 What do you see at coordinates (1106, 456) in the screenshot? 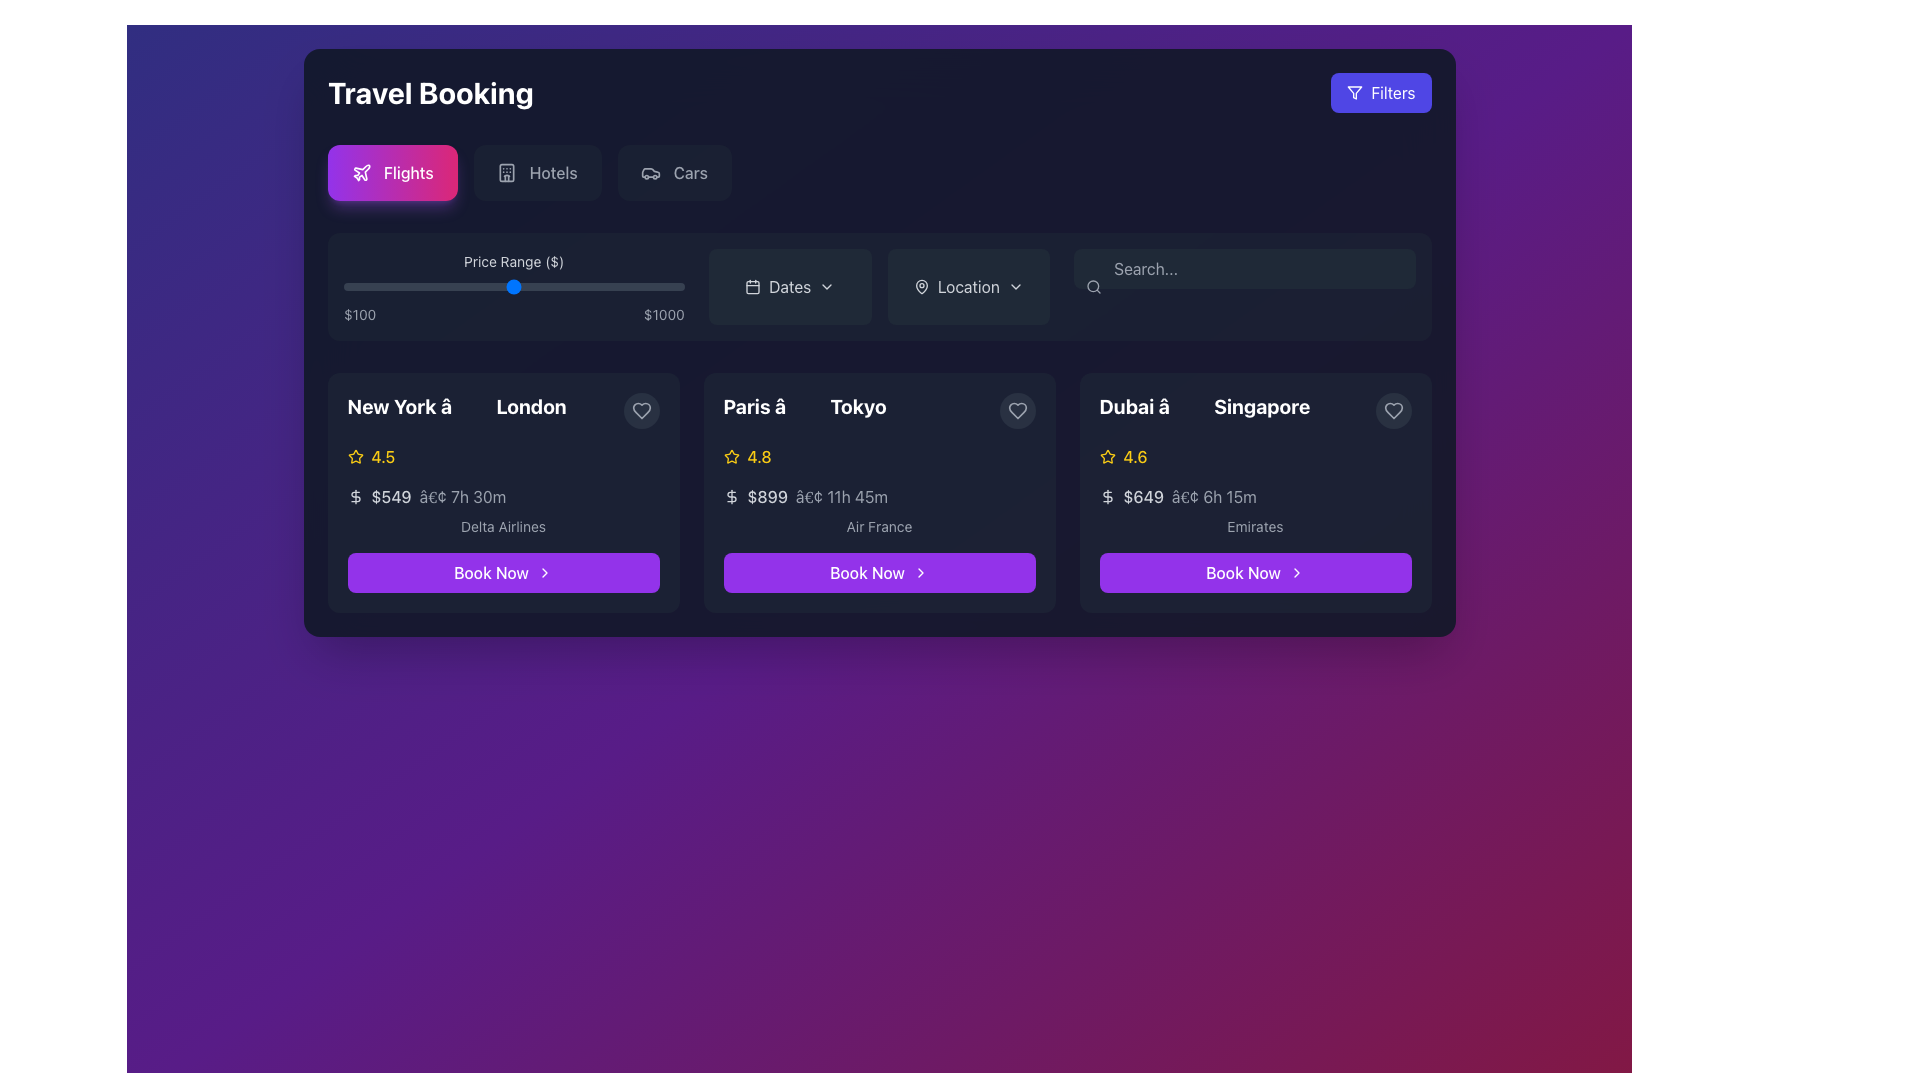
I see `the rating icon located in the third trip card from the left for the Dubai to Singapore route, positioned to the left of the '4.6' rating text` at bounding box center [1106, 456].